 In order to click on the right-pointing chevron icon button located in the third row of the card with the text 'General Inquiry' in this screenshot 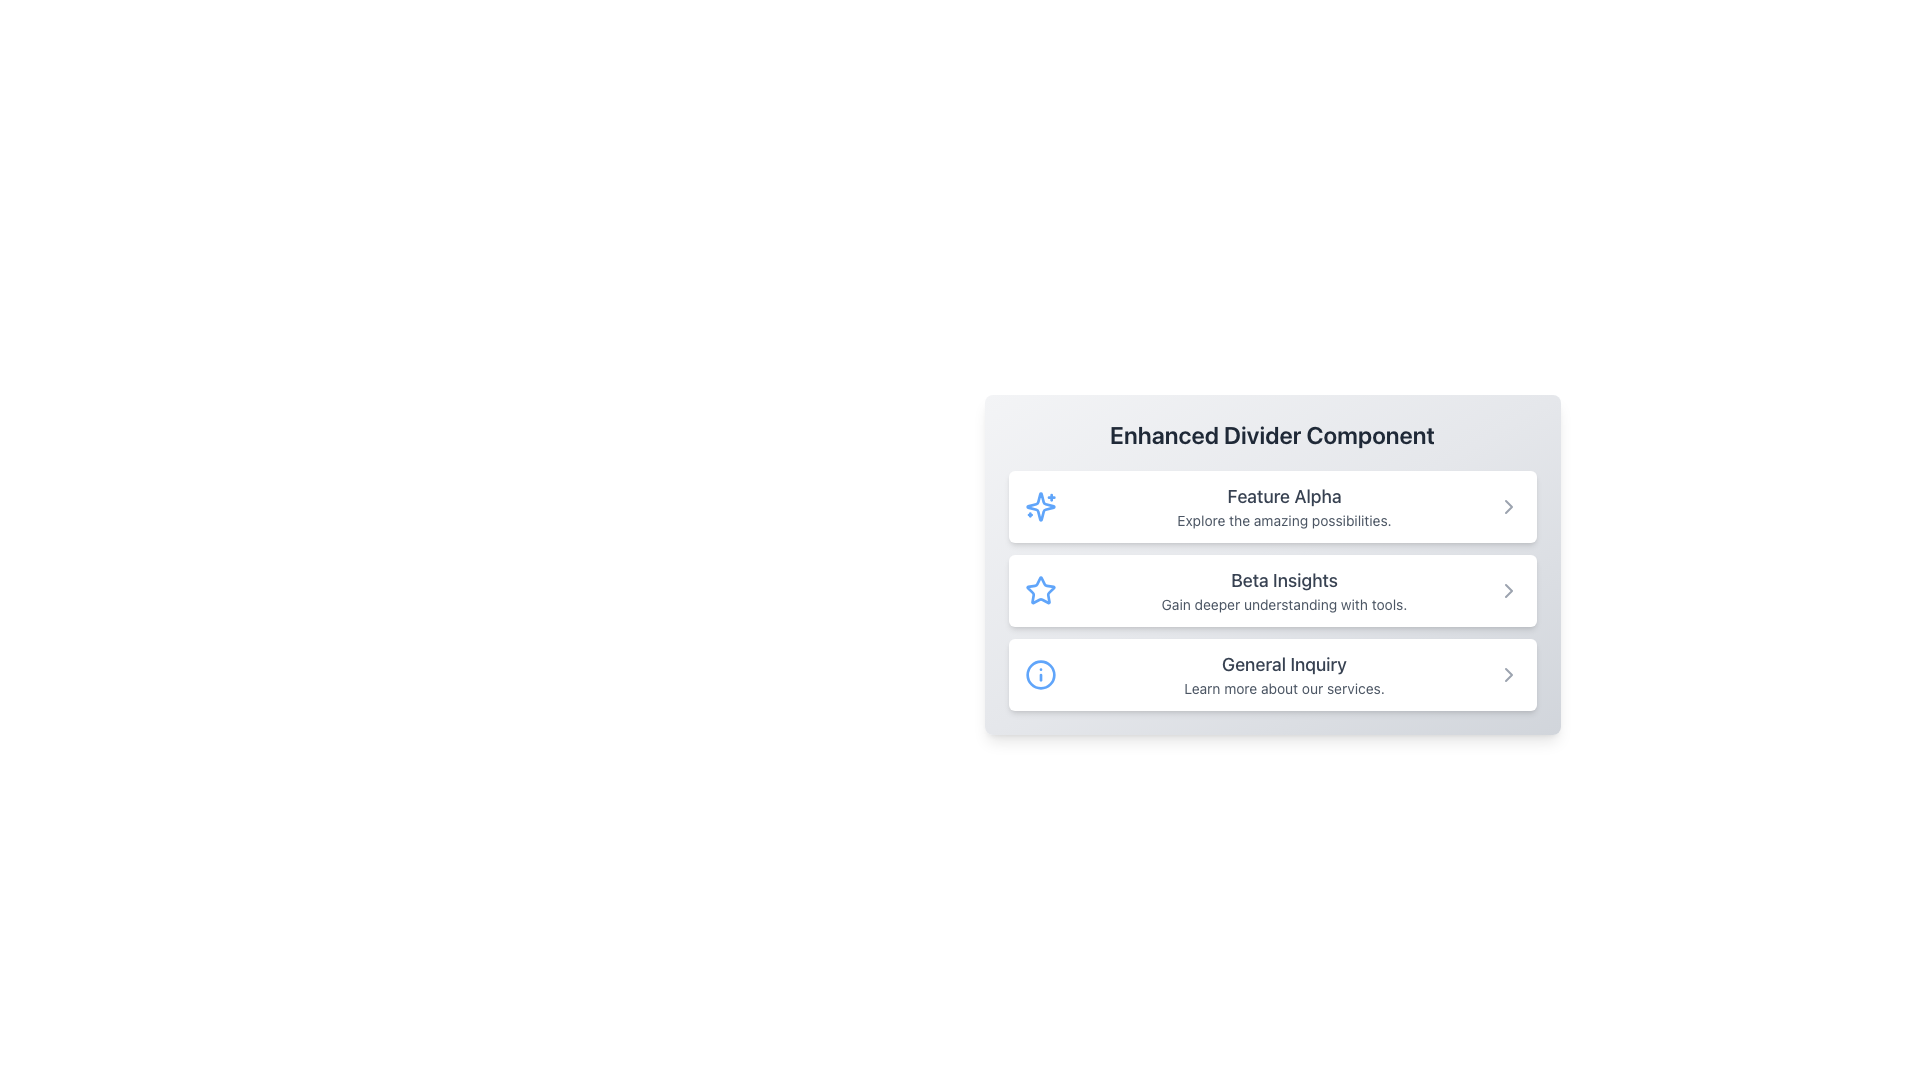, I will do `click(1508, 675)`.